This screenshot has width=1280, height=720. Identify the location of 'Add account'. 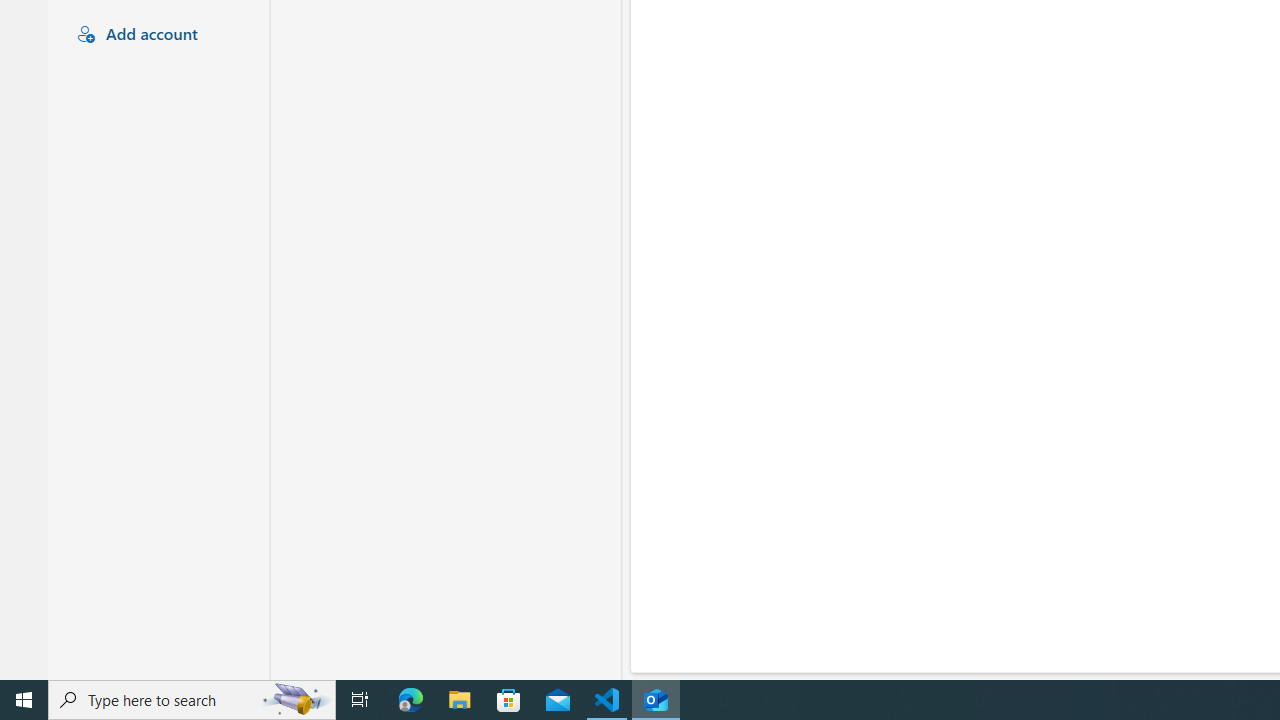
(155, 35).